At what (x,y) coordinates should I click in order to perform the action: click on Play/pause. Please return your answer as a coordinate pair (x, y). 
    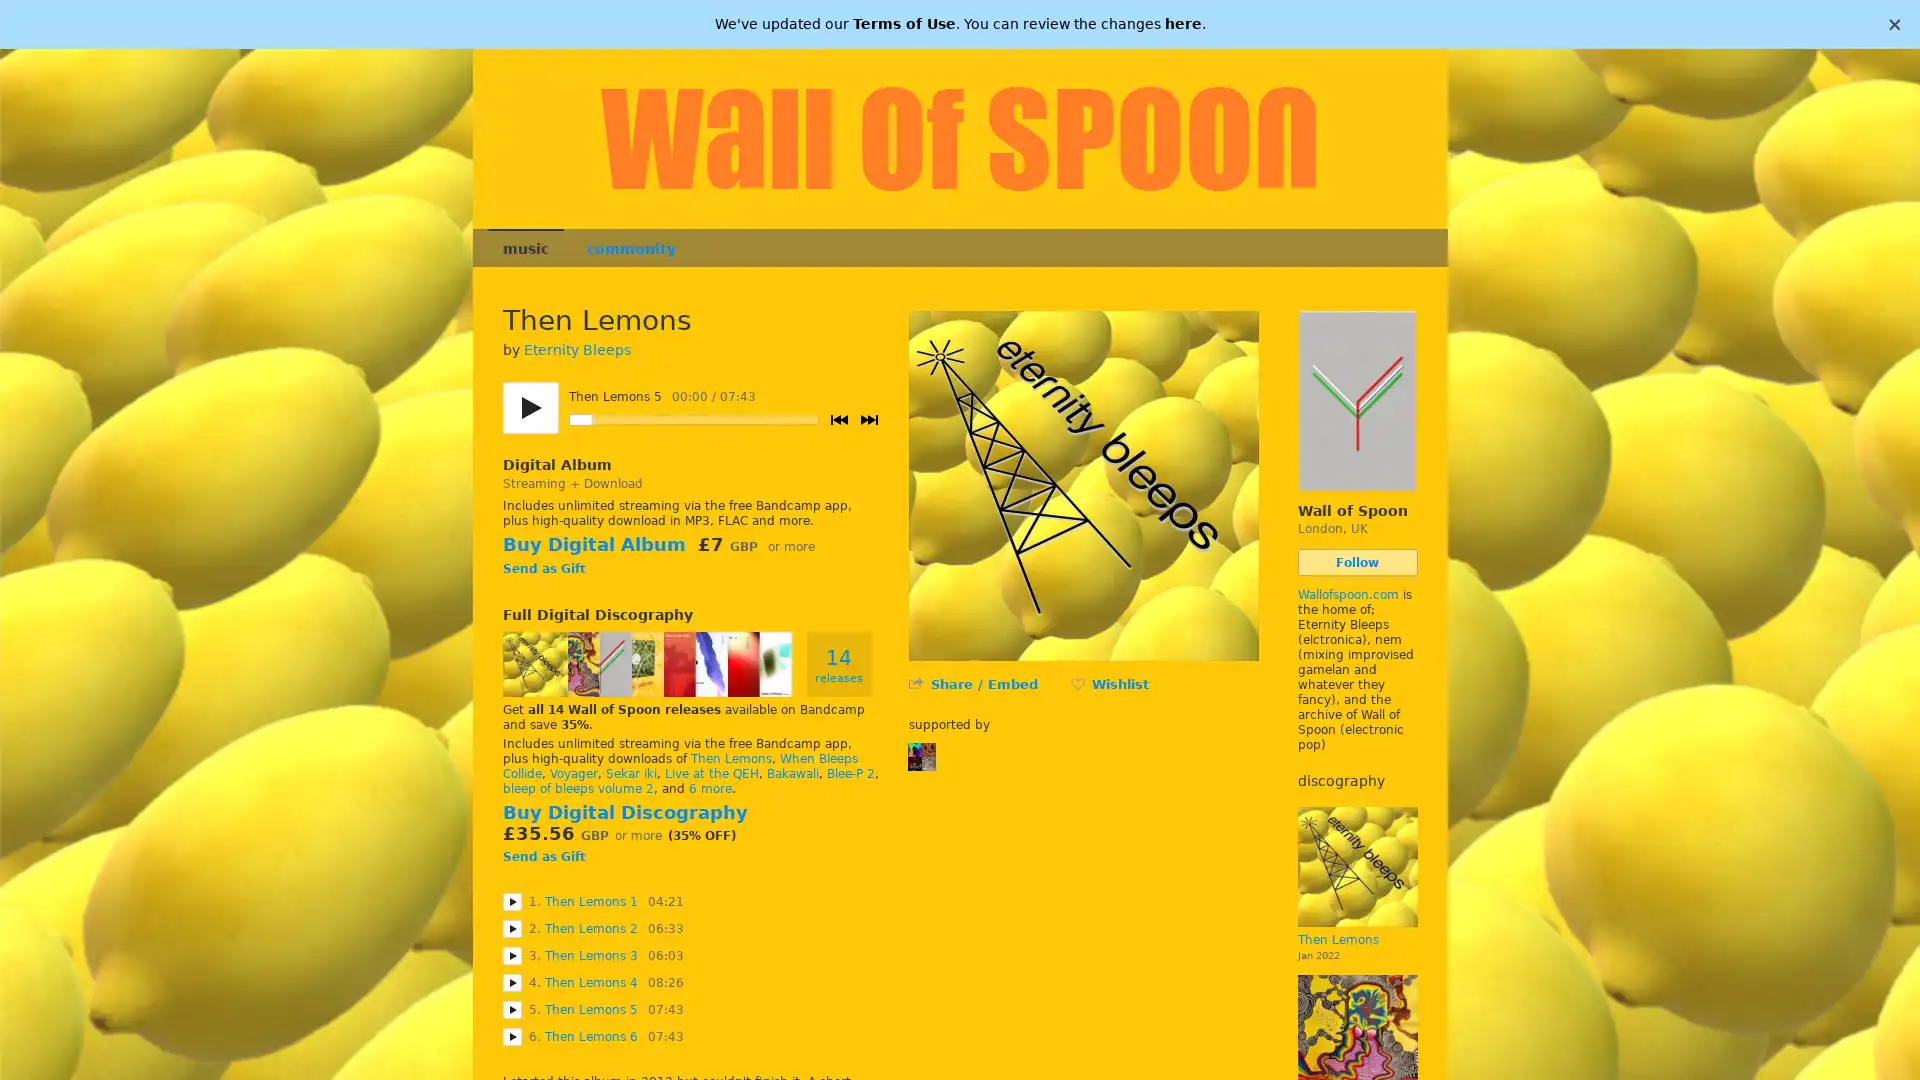
    Looking at the image, I should click on (529, 407).